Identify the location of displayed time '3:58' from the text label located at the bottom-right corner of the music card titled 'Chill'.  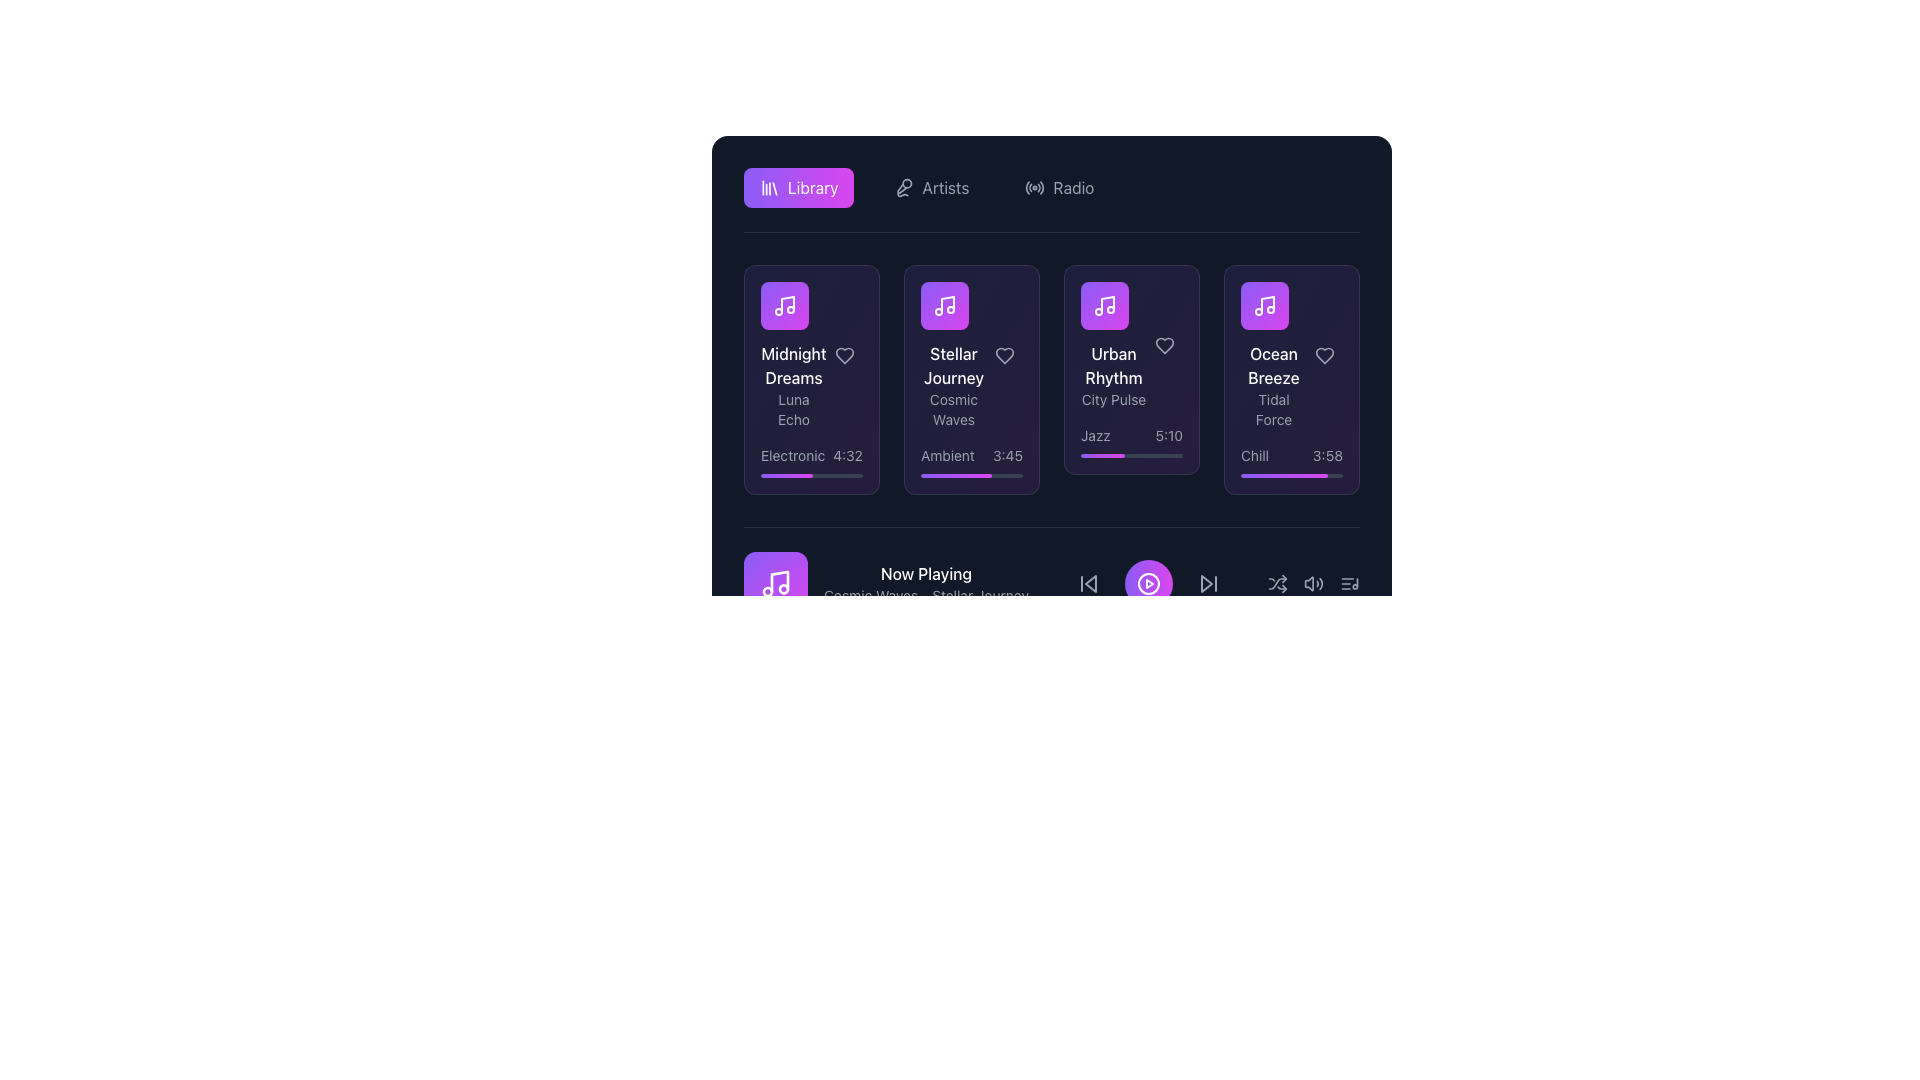
(1327, 455).